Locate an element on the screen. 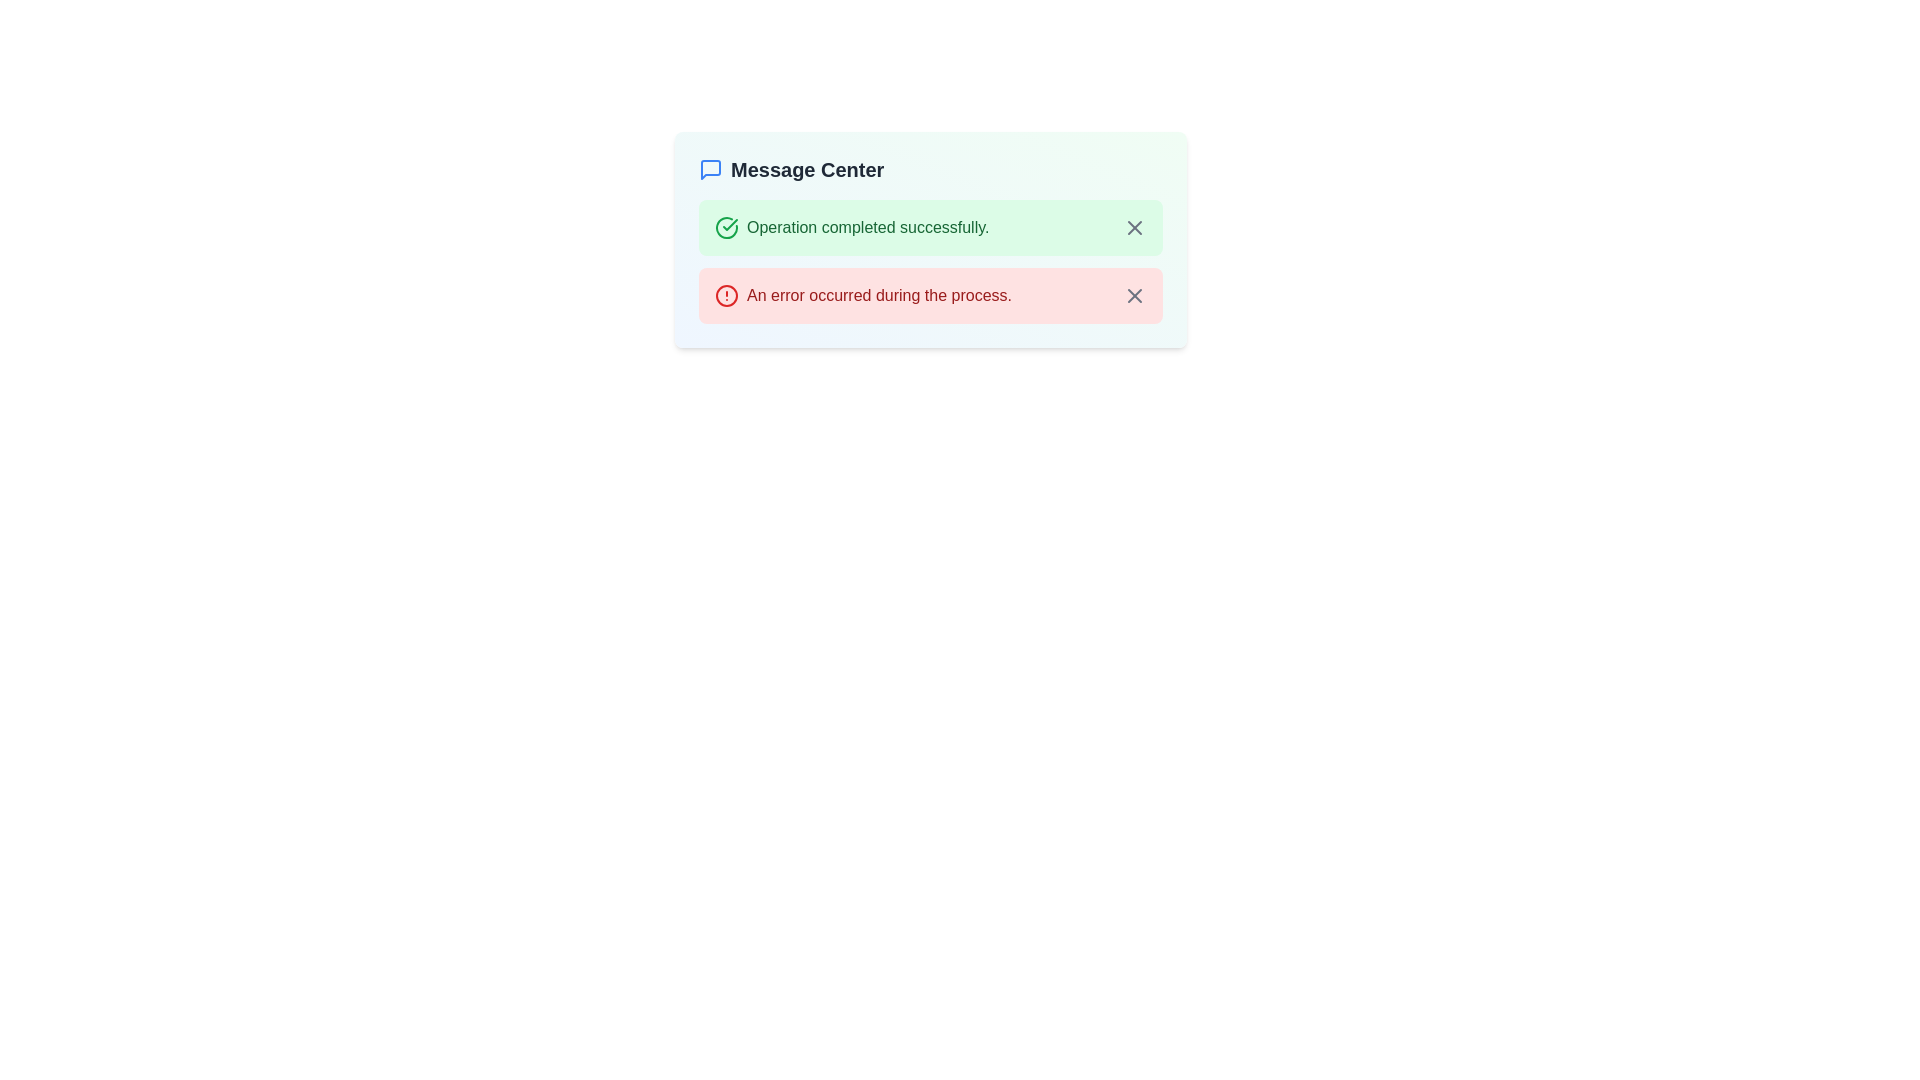 This screenshot has height=1080, width=1920. the second notification message box in the 'Message Center' section, which conveys an error during a process is located at coordinates (930, 296).